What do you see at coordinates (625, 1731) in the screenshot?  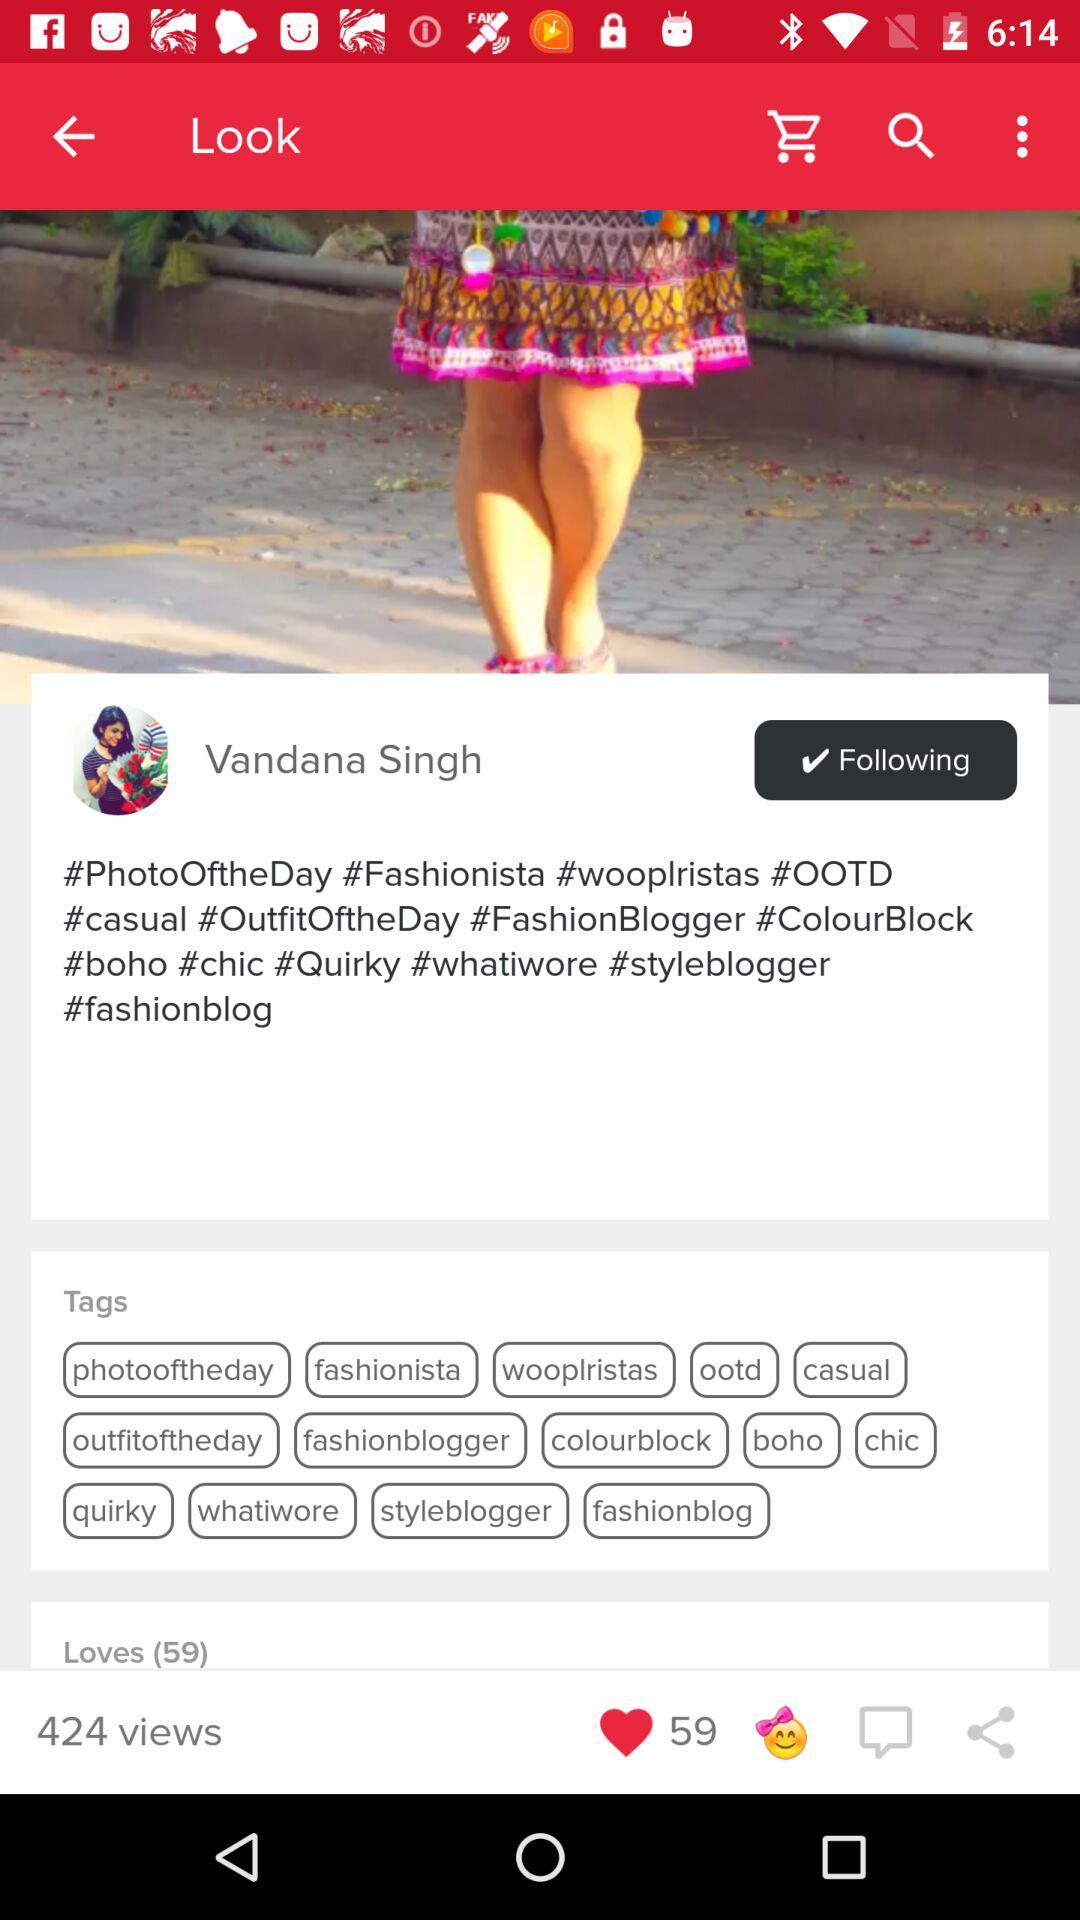 I see `icon to the left of 59 icon` at bounding box center [625, 1731].